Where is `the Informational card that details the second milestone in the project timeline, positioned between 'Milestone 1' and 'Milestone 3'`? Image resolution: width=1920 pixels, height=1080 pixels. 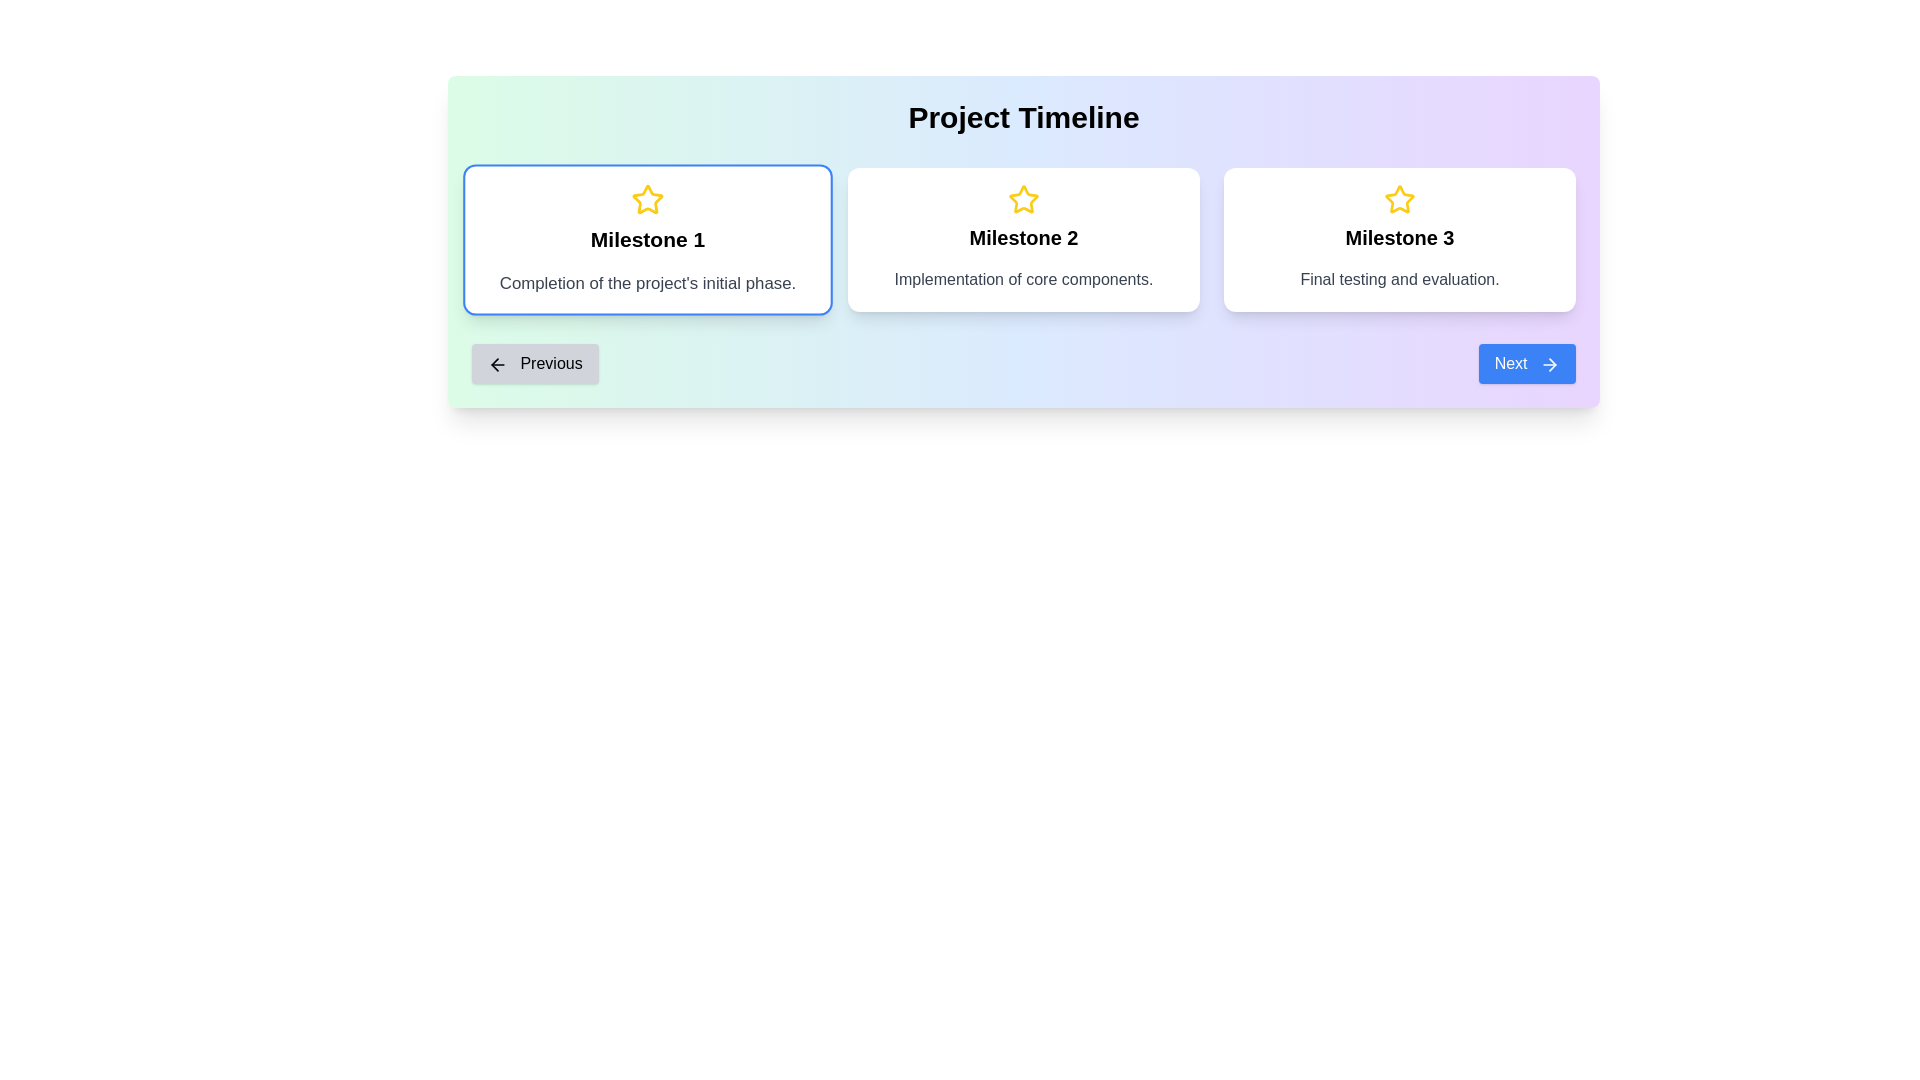
the Informational card that details the second milestone in the project timeline, positioned between 'Milestone 1' and 'Milestone 3' is located at coordinates (1023, 238).